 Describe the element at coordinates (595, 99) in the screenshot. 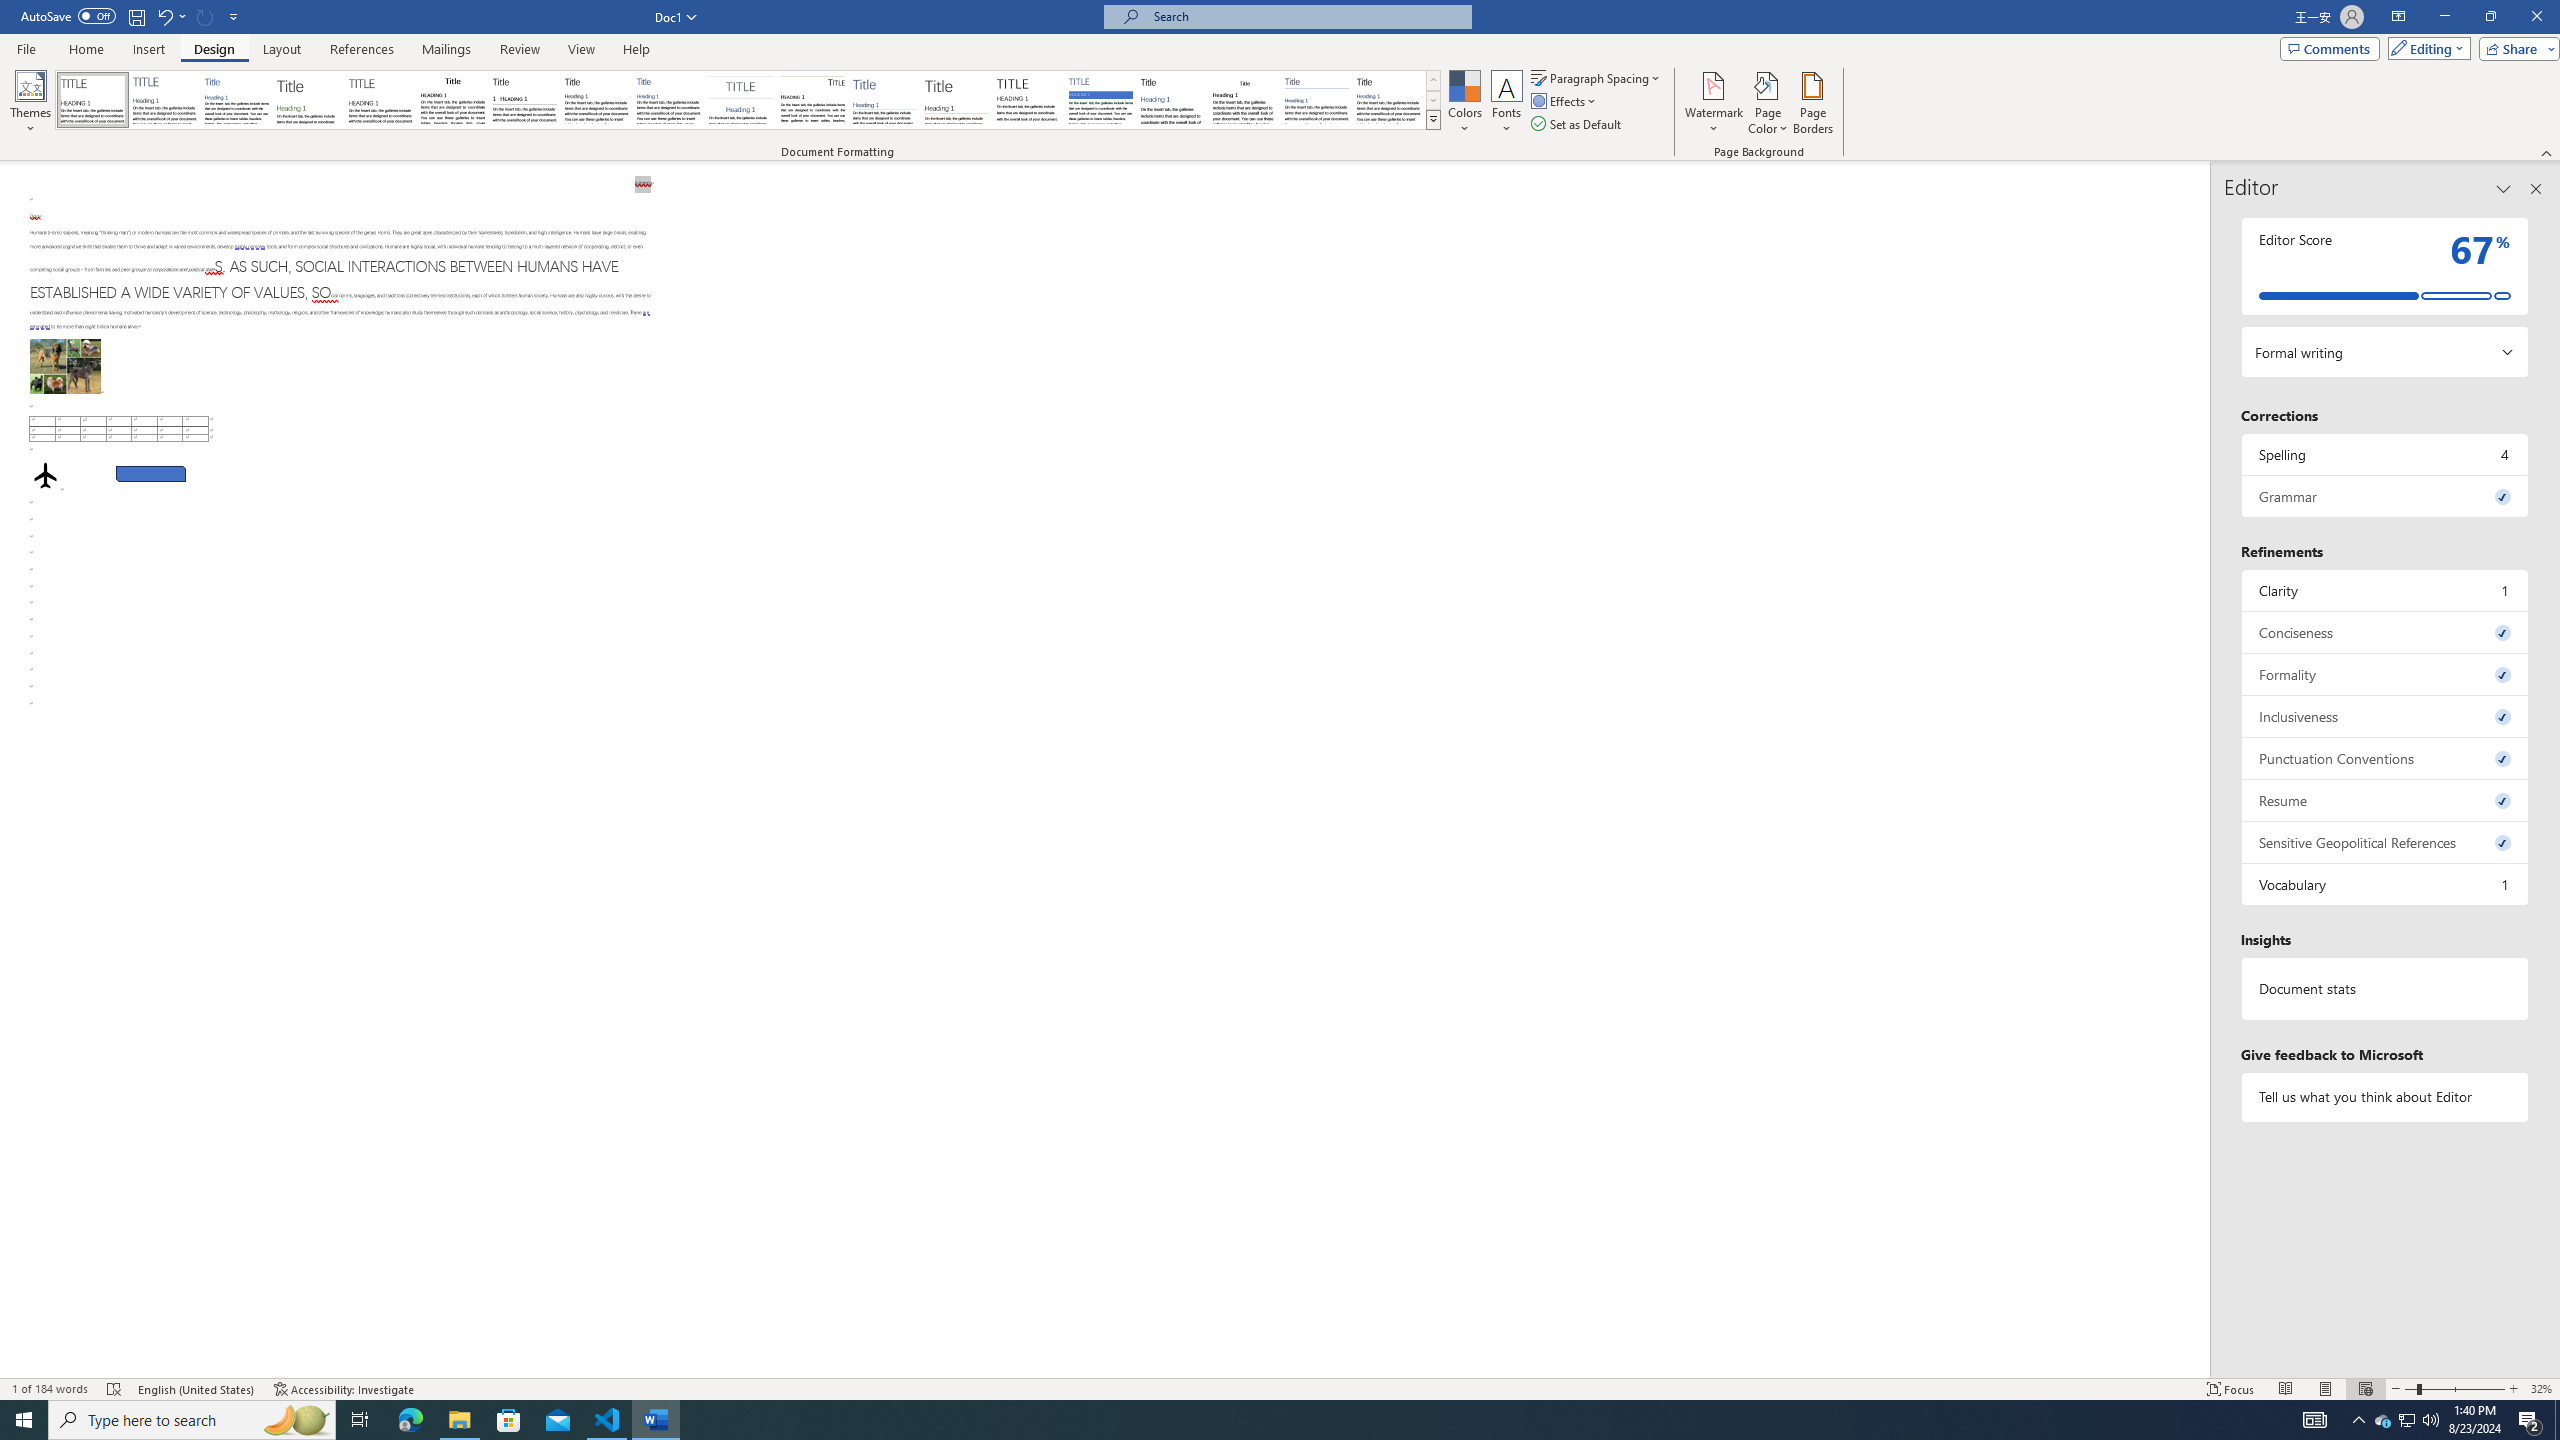

I see `'Black & White (Word 2013)'` at that location.